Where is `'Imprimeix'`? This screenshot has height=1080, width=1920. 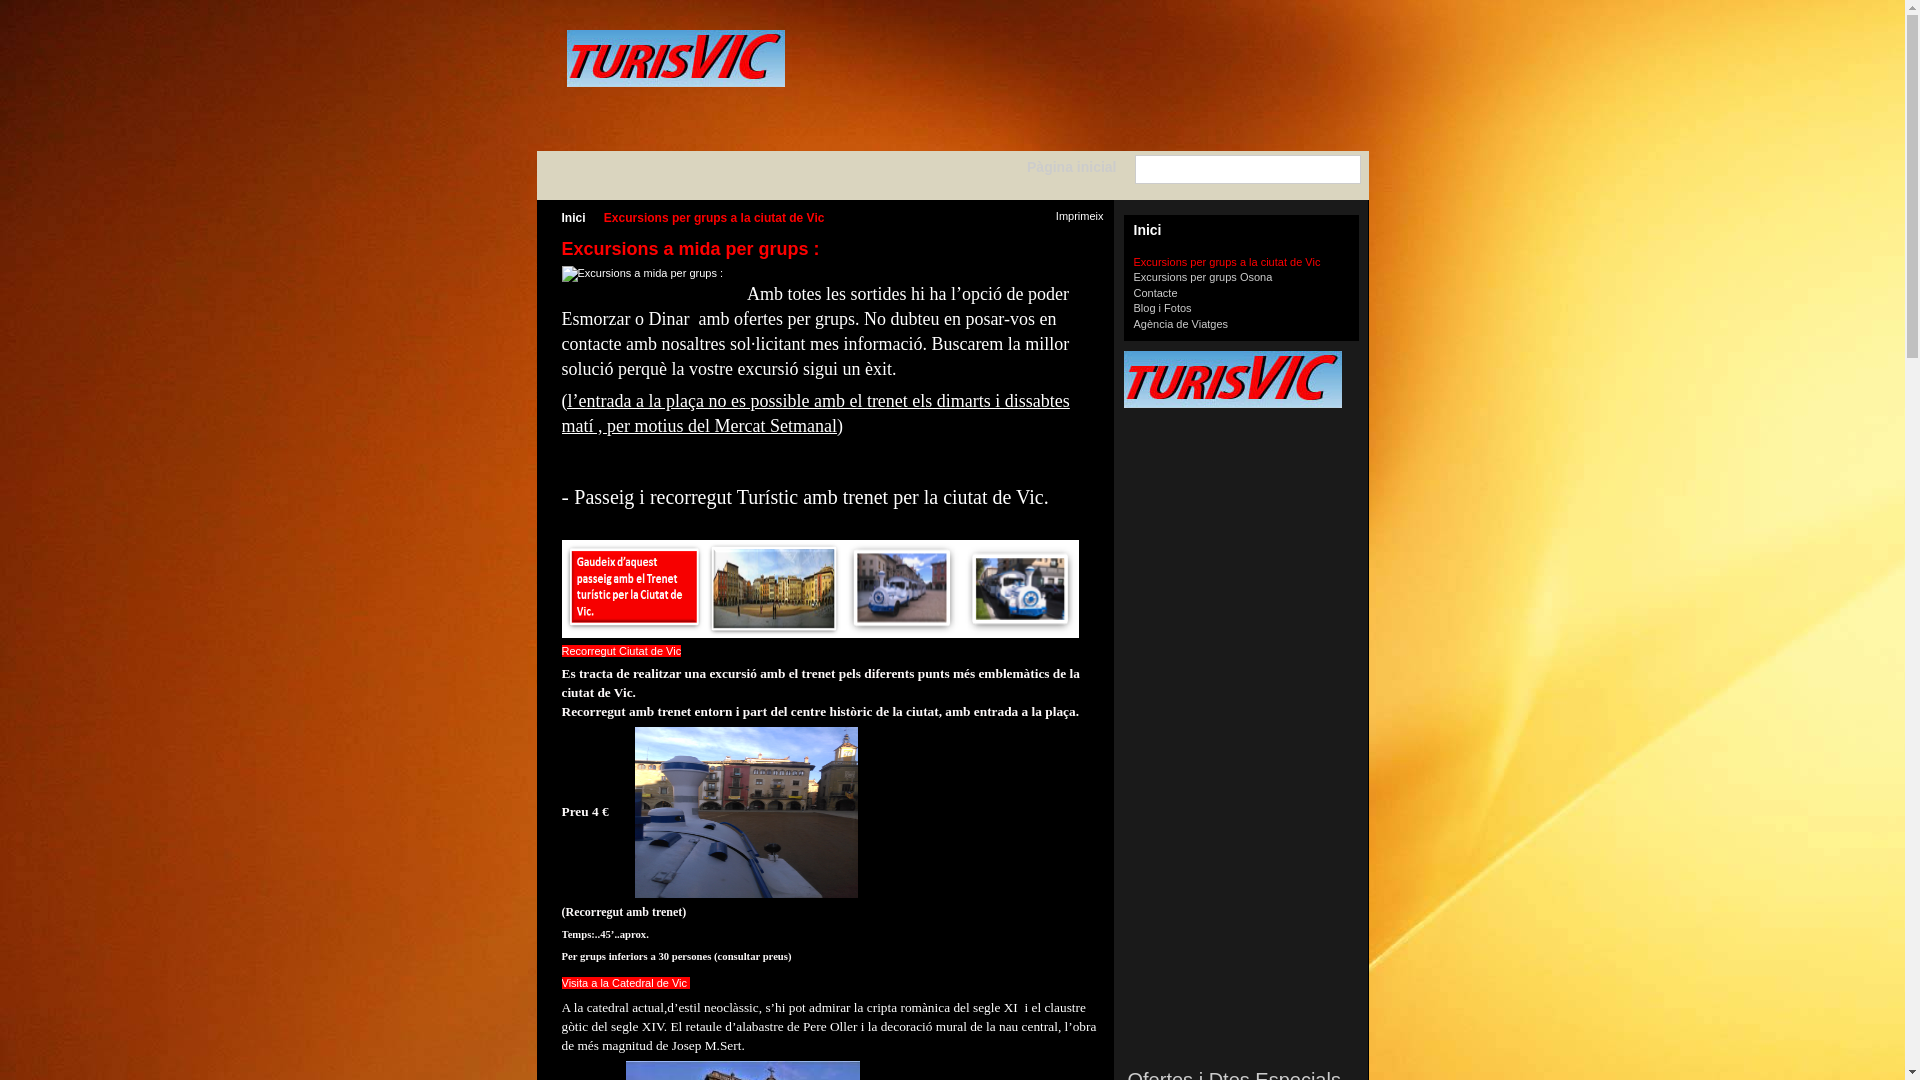
'Imprimeix' is located at coordinates (1069, 217).